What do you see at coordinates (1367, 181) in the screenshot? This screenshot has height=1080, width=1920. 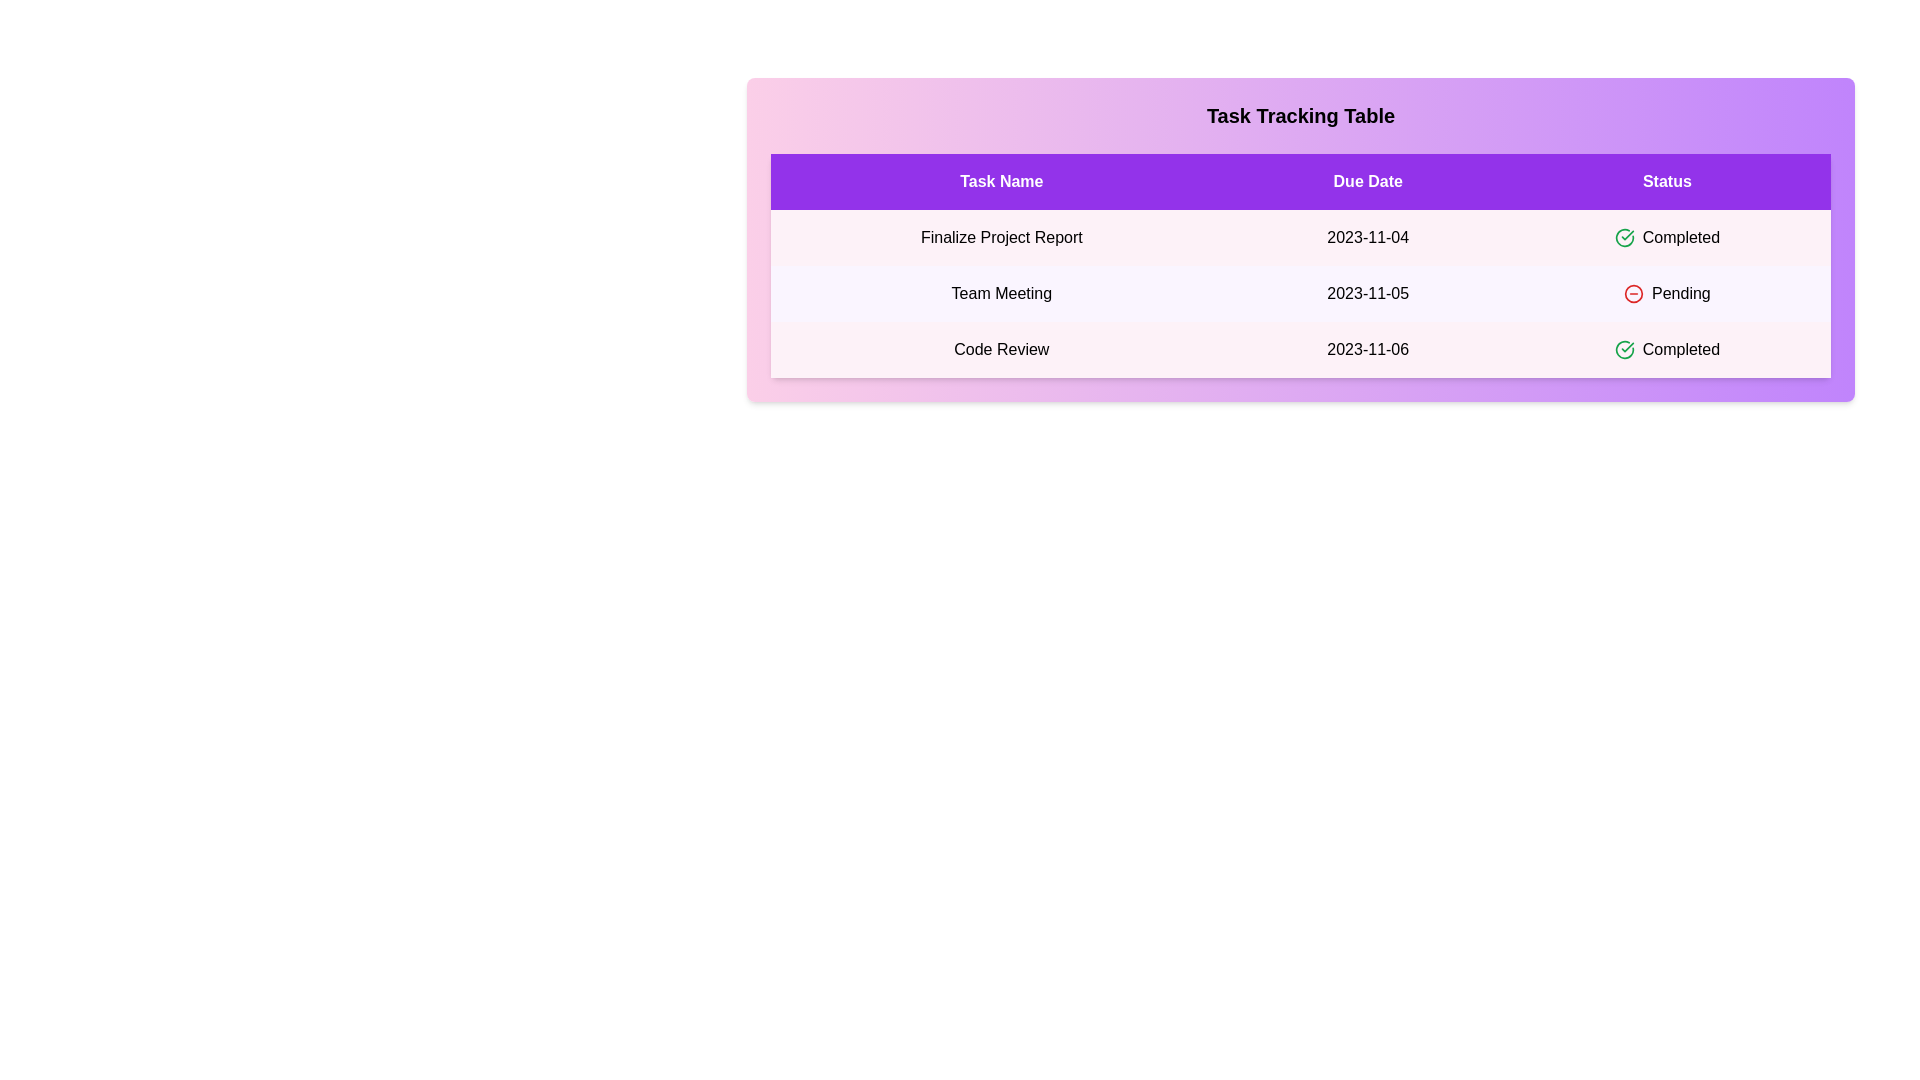 I see `the Due Date header to sort the table by that column` at bounding box center [1367, 181].